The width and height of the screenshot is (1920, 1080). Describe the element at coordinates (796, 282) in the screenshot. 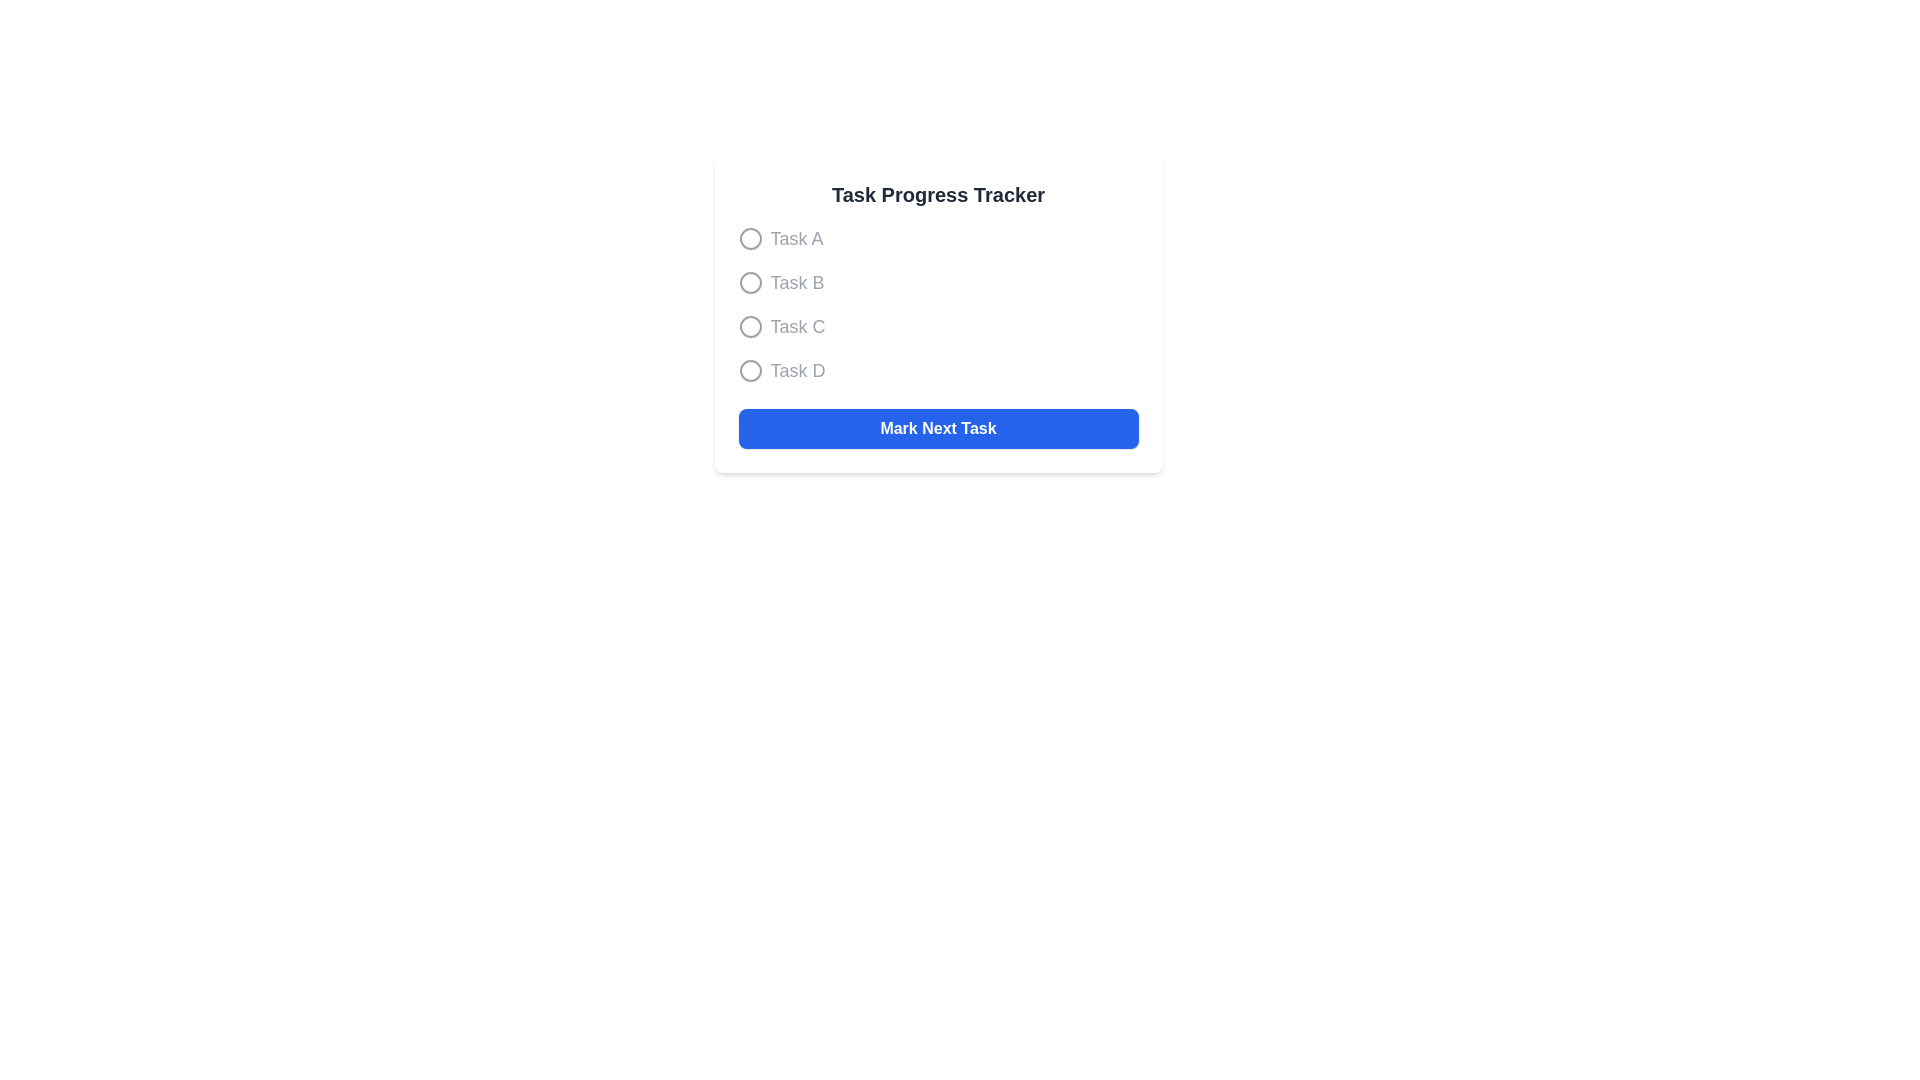

I see `the Text Label displaying 'Task B', which is styled with a gray font color and large text size, located to the right of a circular icon in the middle-left portion of the dialog box` at that location.